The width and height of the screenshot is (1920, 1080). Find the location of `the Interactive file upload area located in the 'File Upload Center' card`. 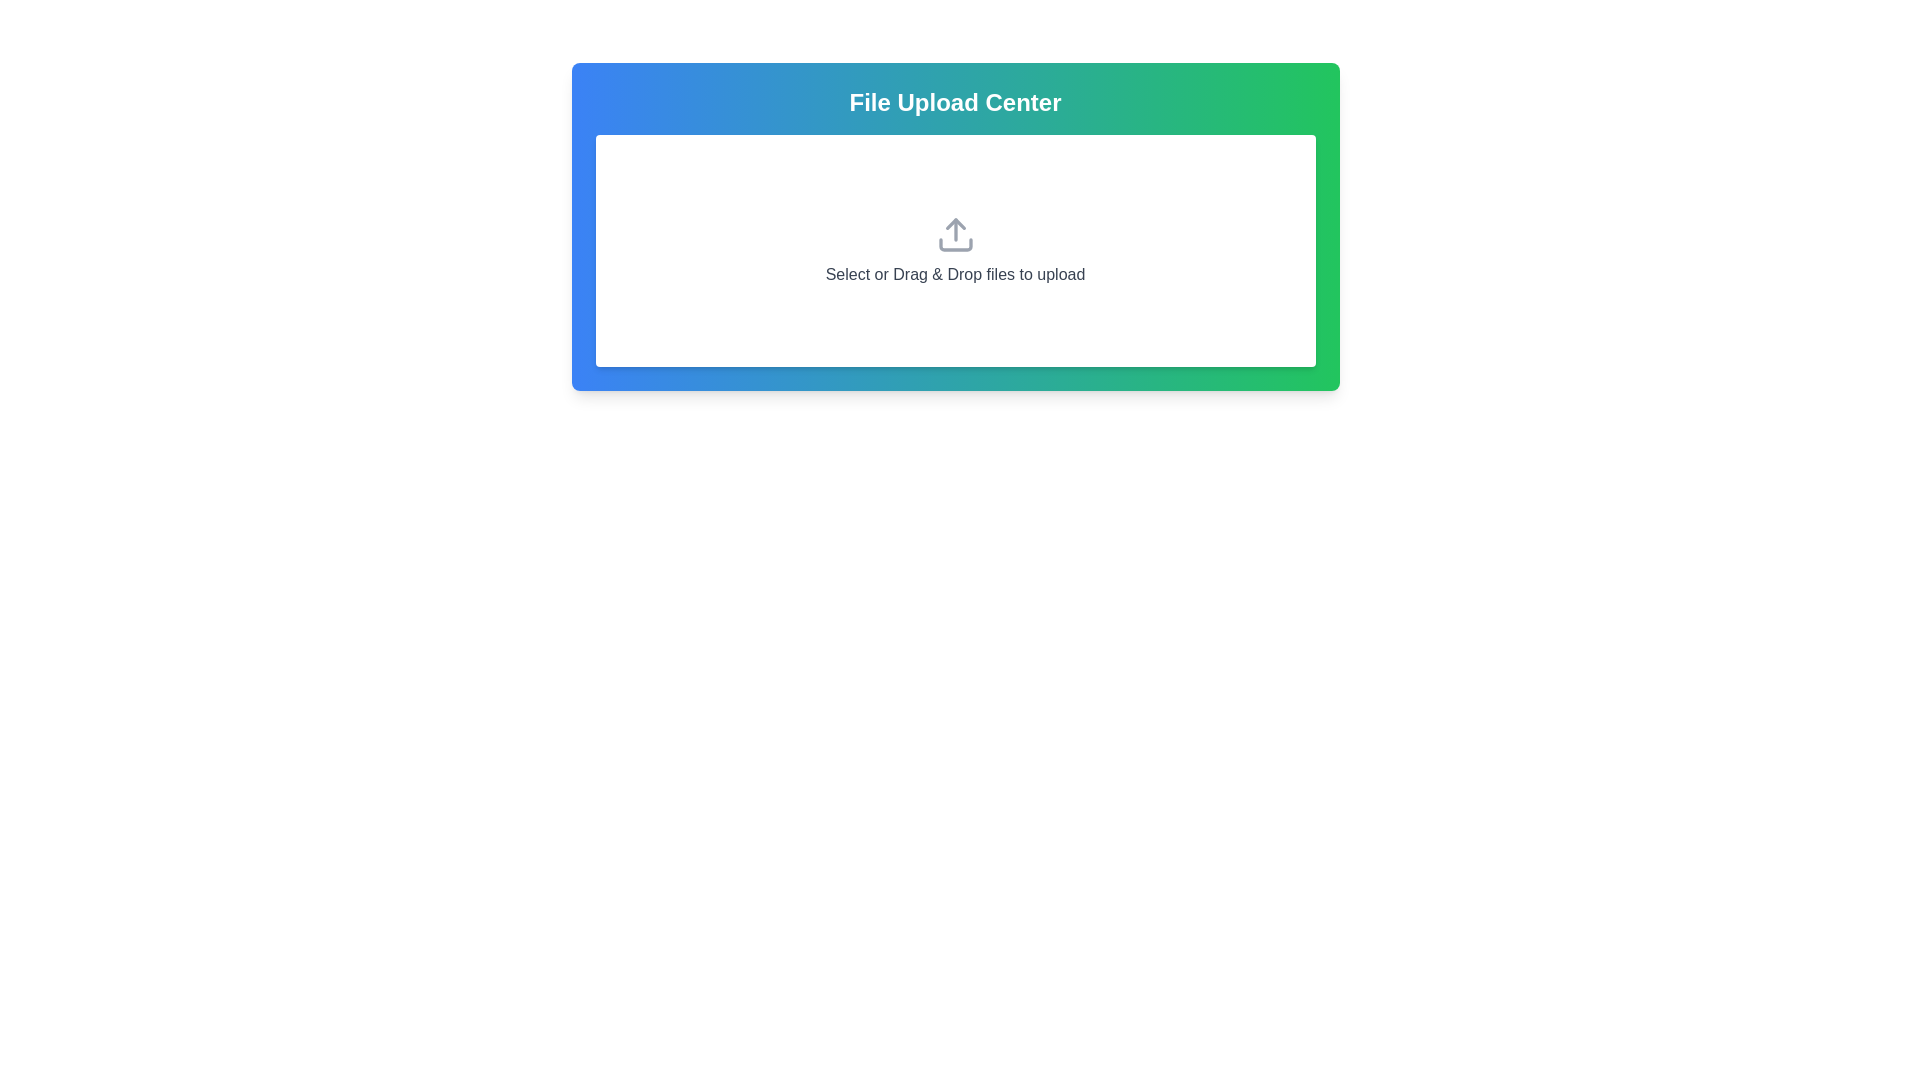

the Interactive file upload area located in the 'File Upload Center' card is located at coordinates (954, 249).